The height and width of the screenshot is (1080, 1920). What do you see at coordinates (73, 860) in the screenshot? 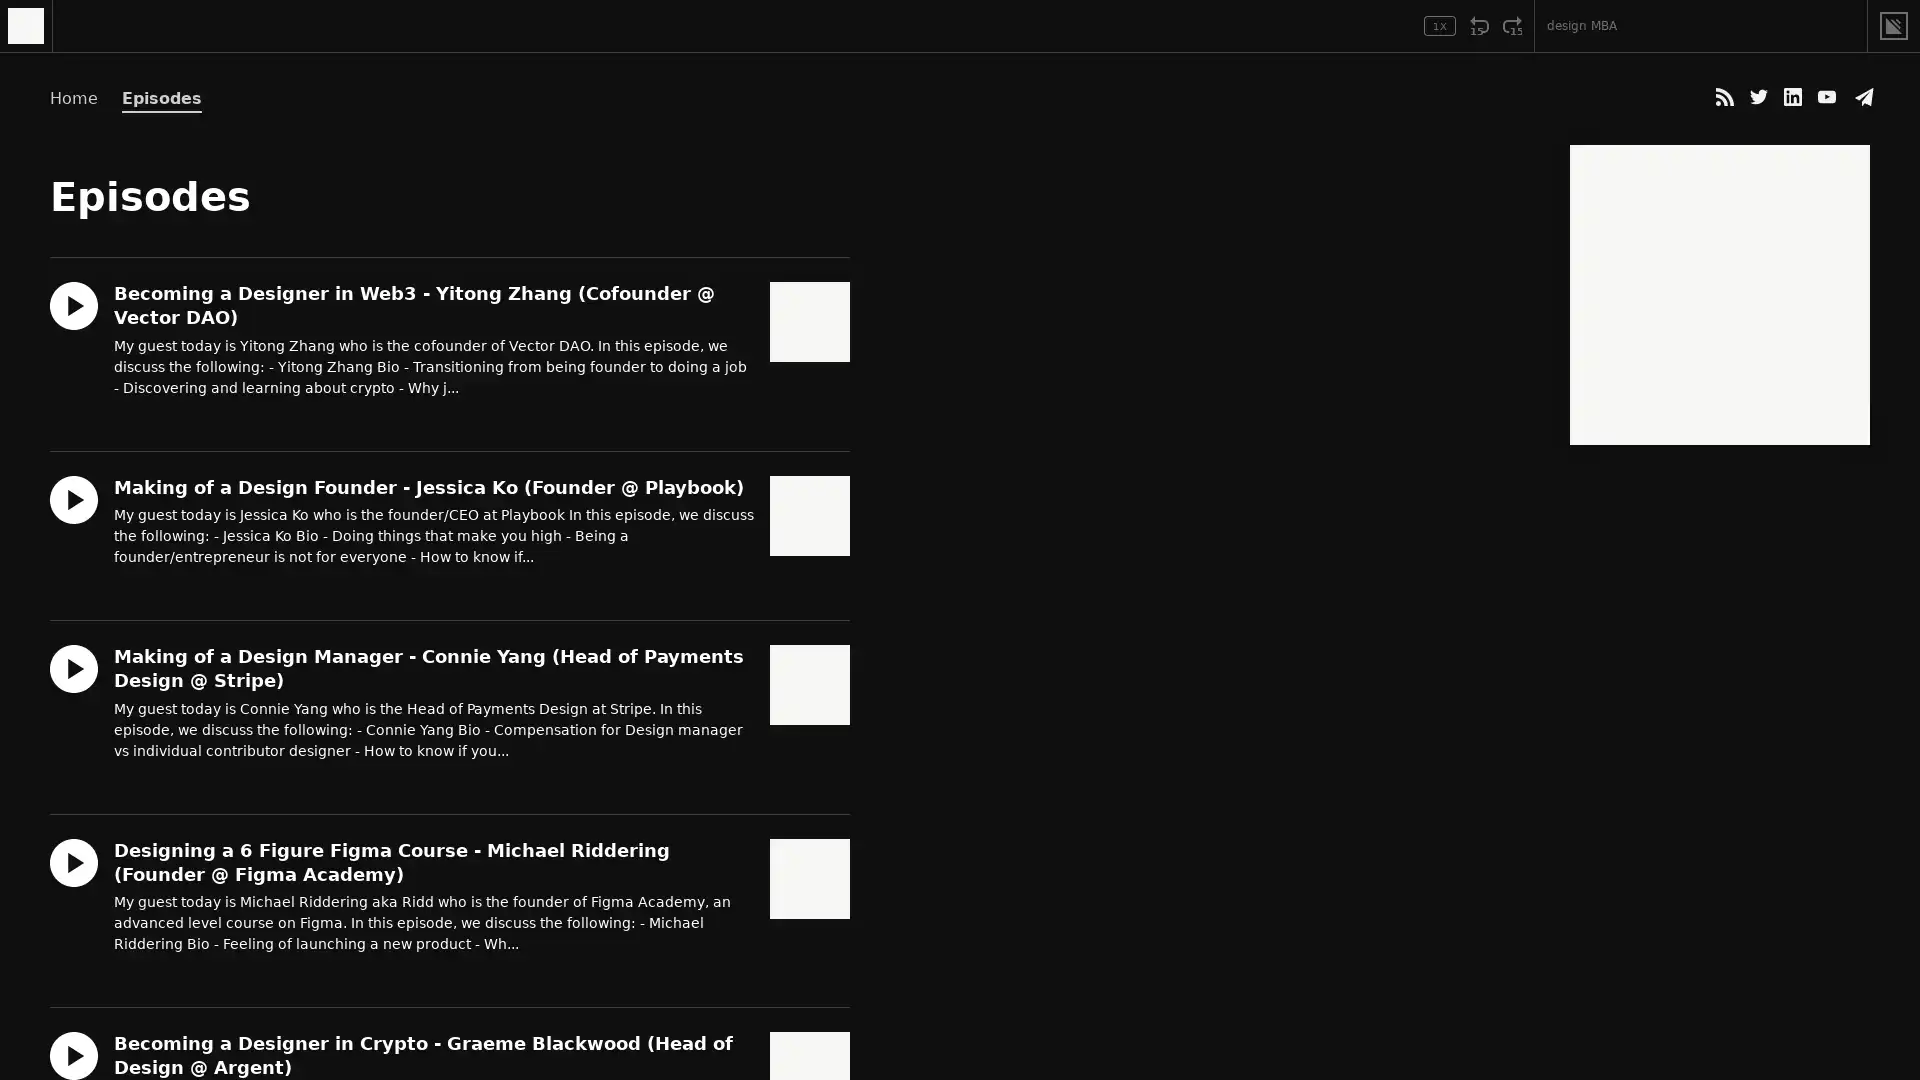
I see `Play` at bounding box center [73, 860].